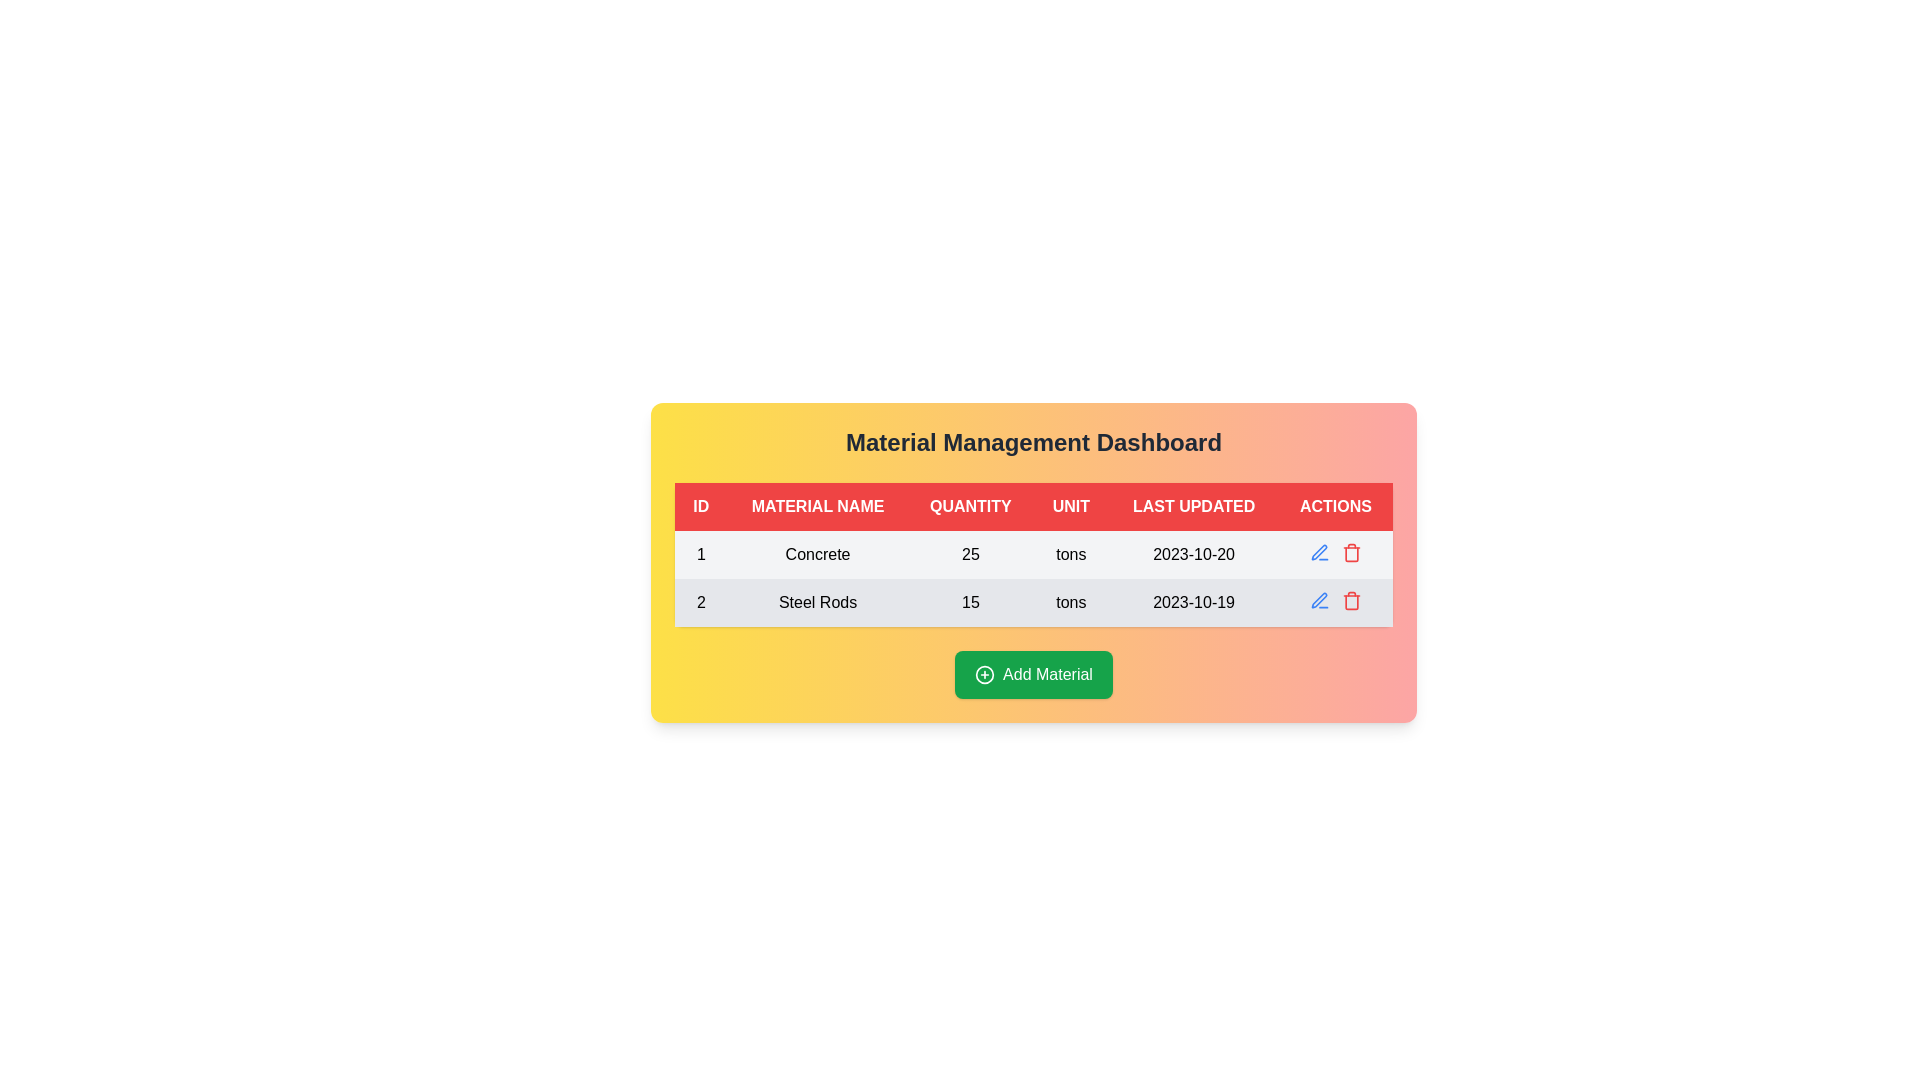 This screenshot has width=1920, height=1080. Describe the element at coordinates (1033, 675) in the screenshot. I see `the 'Add Material' button with a rounded green background for keyboard navigation` at that location.